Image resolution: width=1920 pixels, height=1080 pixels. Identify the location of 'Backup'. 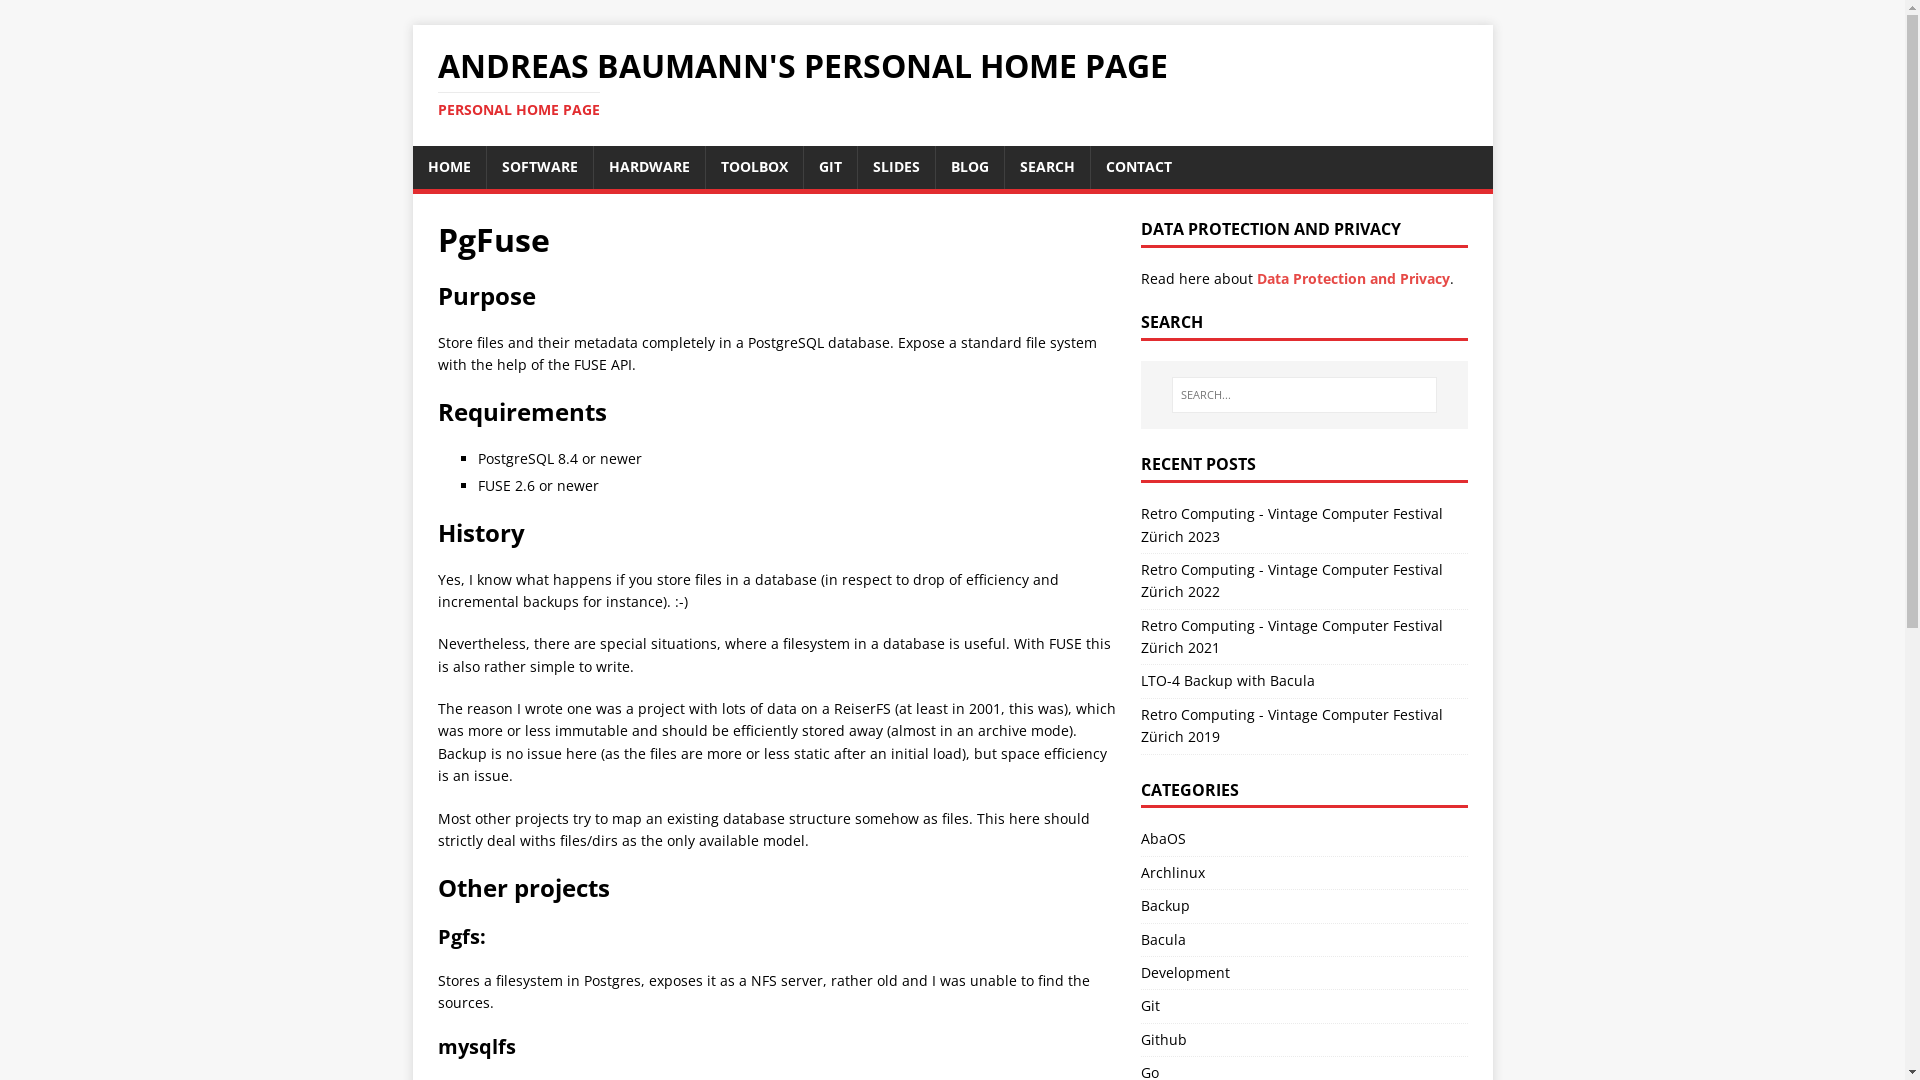
(1165, 905).